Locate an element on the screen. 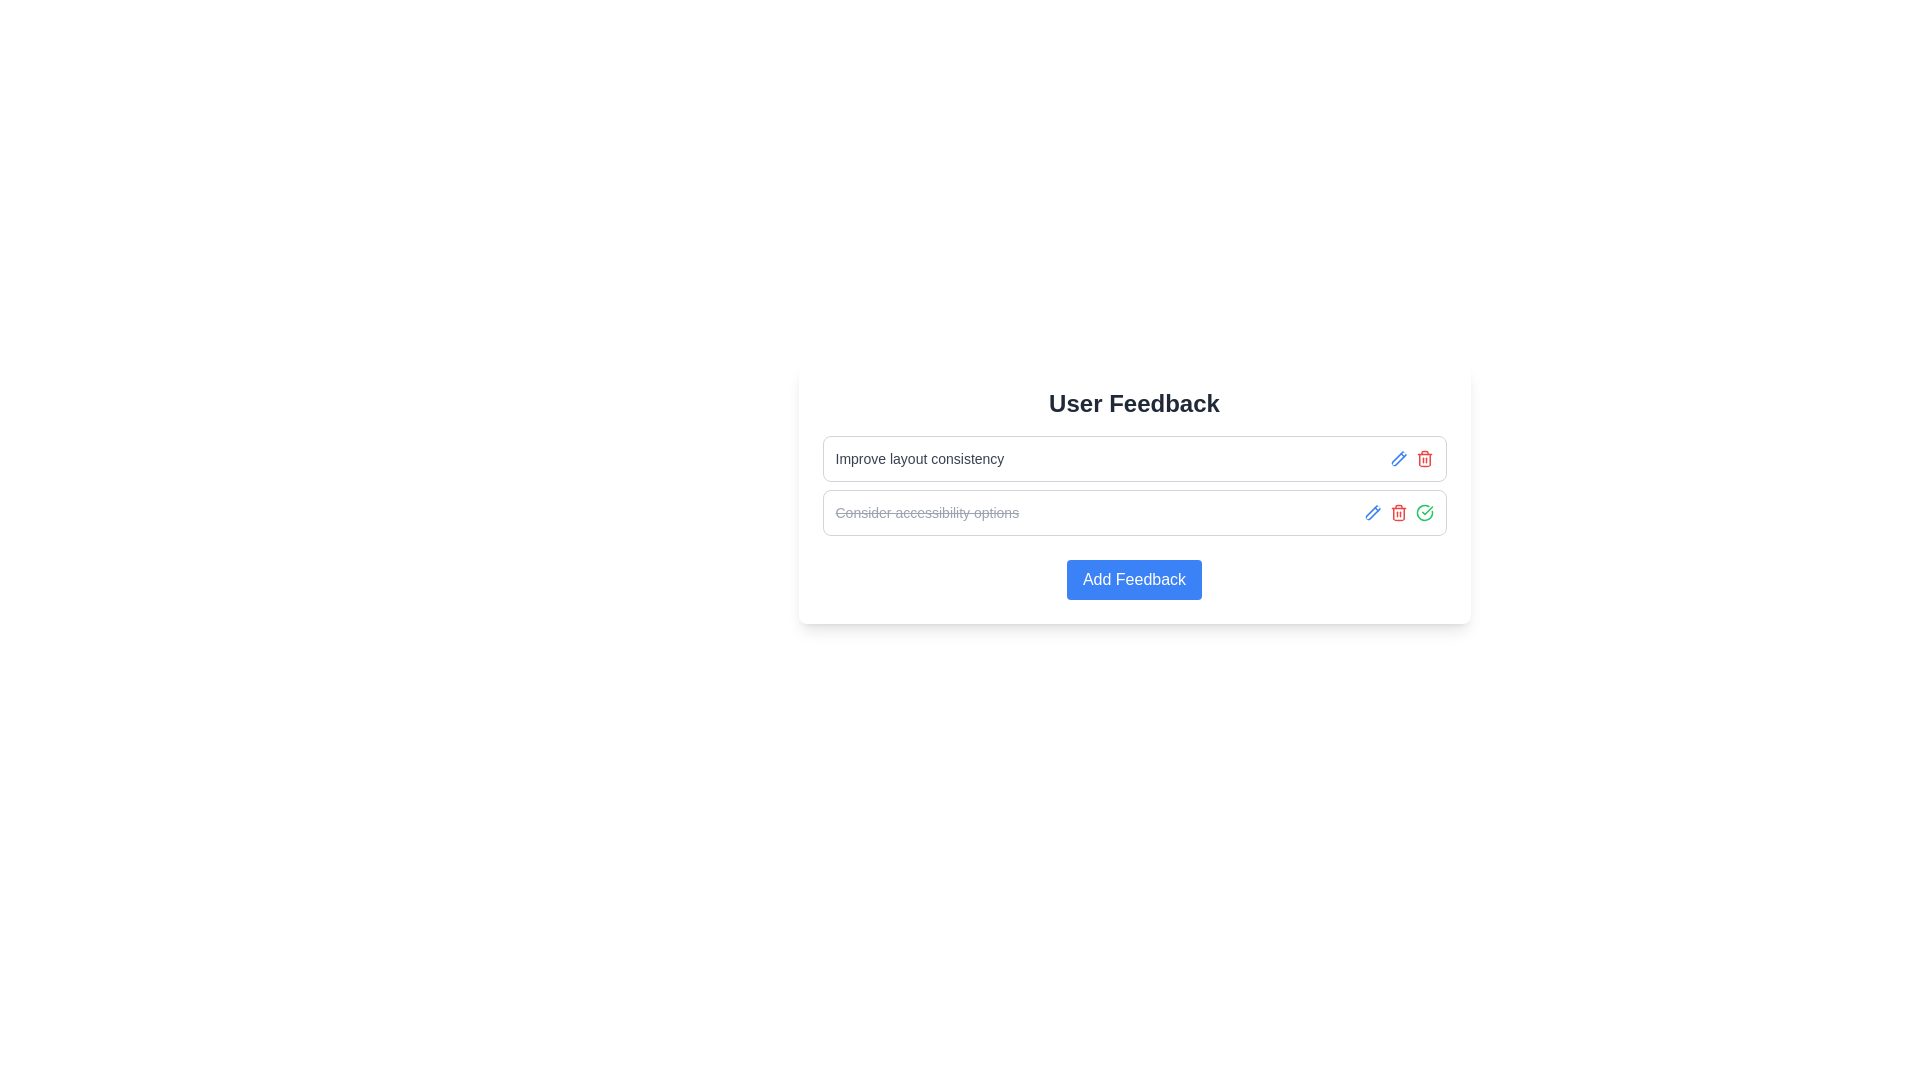 Image resolution: width=1920 pixels, height=1080 pixels. the edit icon element located at the far-right end of the input field for feedback options, which is represented as an 18x18 SVG graphic is located at coordinates (1371, 512).